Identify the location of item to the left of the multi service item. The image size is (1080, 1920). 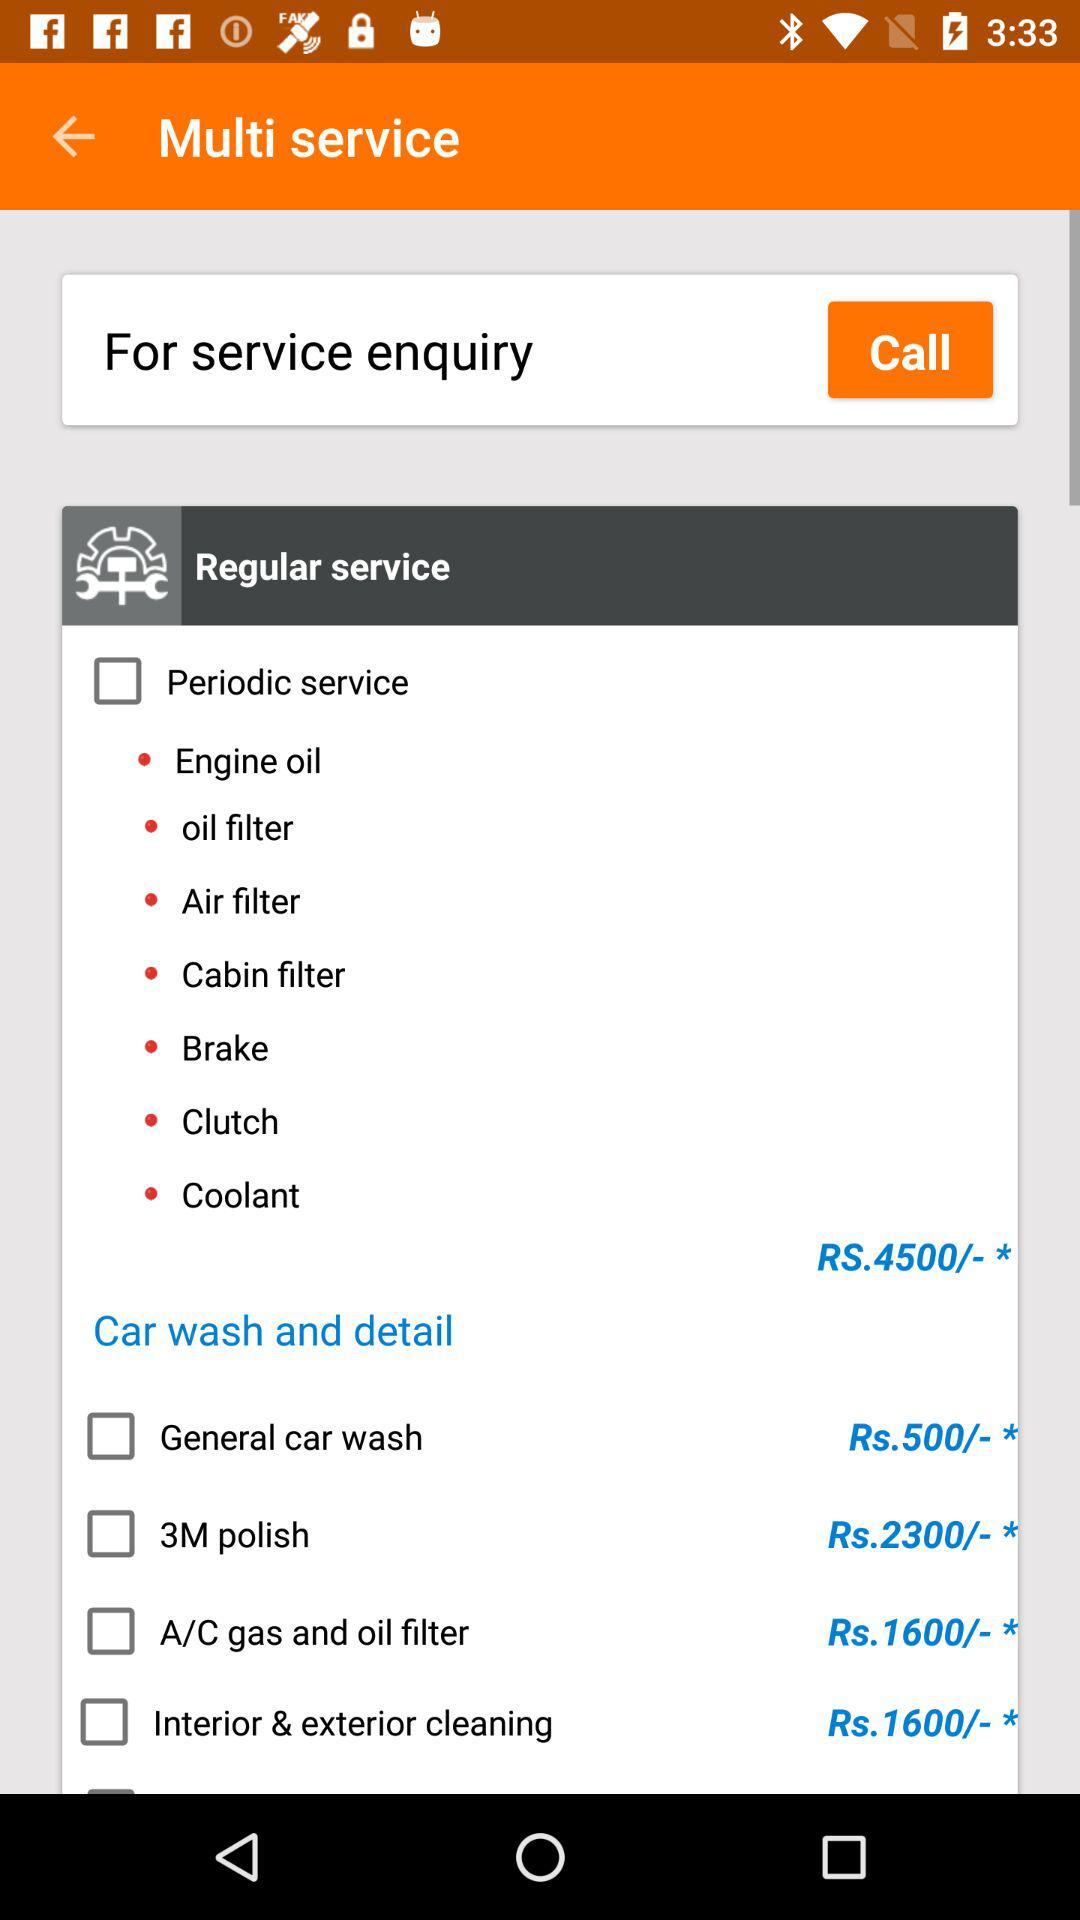
(72, 135).